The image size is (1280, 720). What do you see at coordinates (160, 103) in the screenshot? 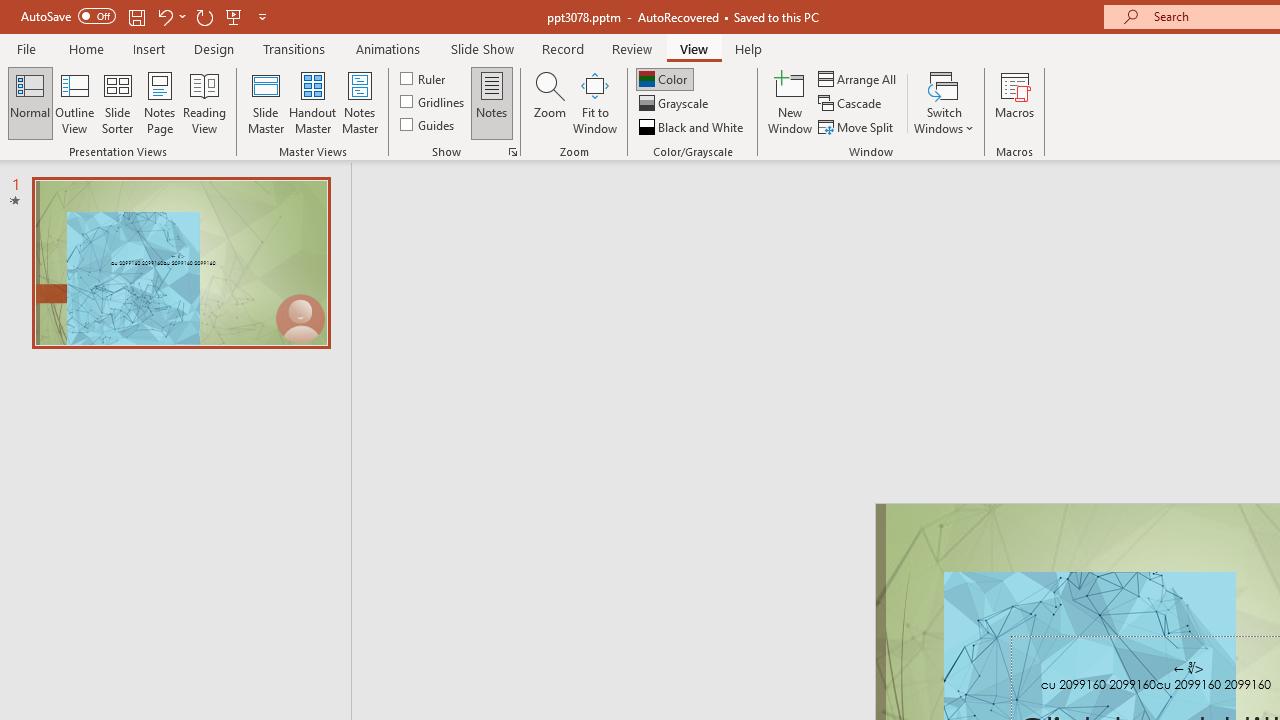
I see `'Notes Page'` at bounding box center [160, 103].